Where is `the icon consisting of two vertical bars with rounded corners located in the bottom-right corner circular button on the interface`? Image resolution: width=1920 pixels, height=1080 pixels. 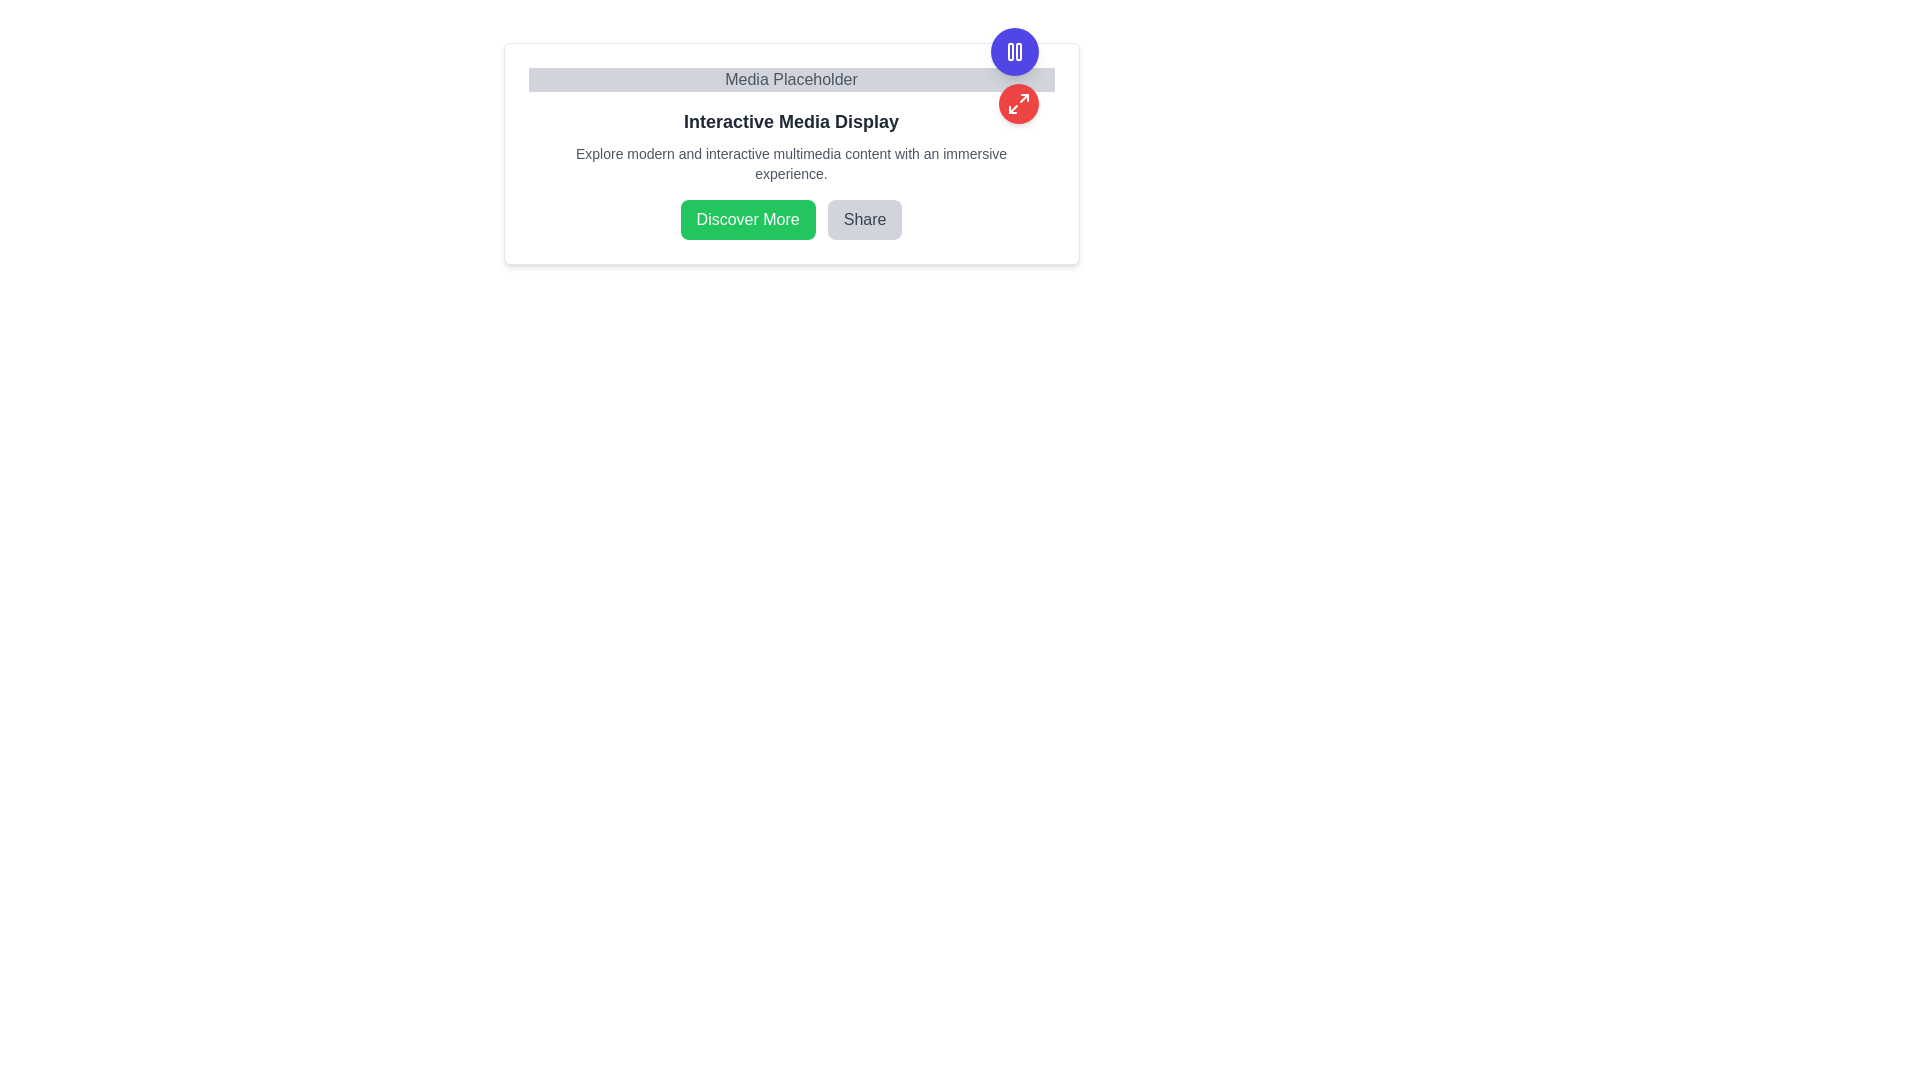
the icon consisting of two vertical bars with rounded corners located in the bottom-right corner circular button on the interface is located at coordinates (1014, 50).